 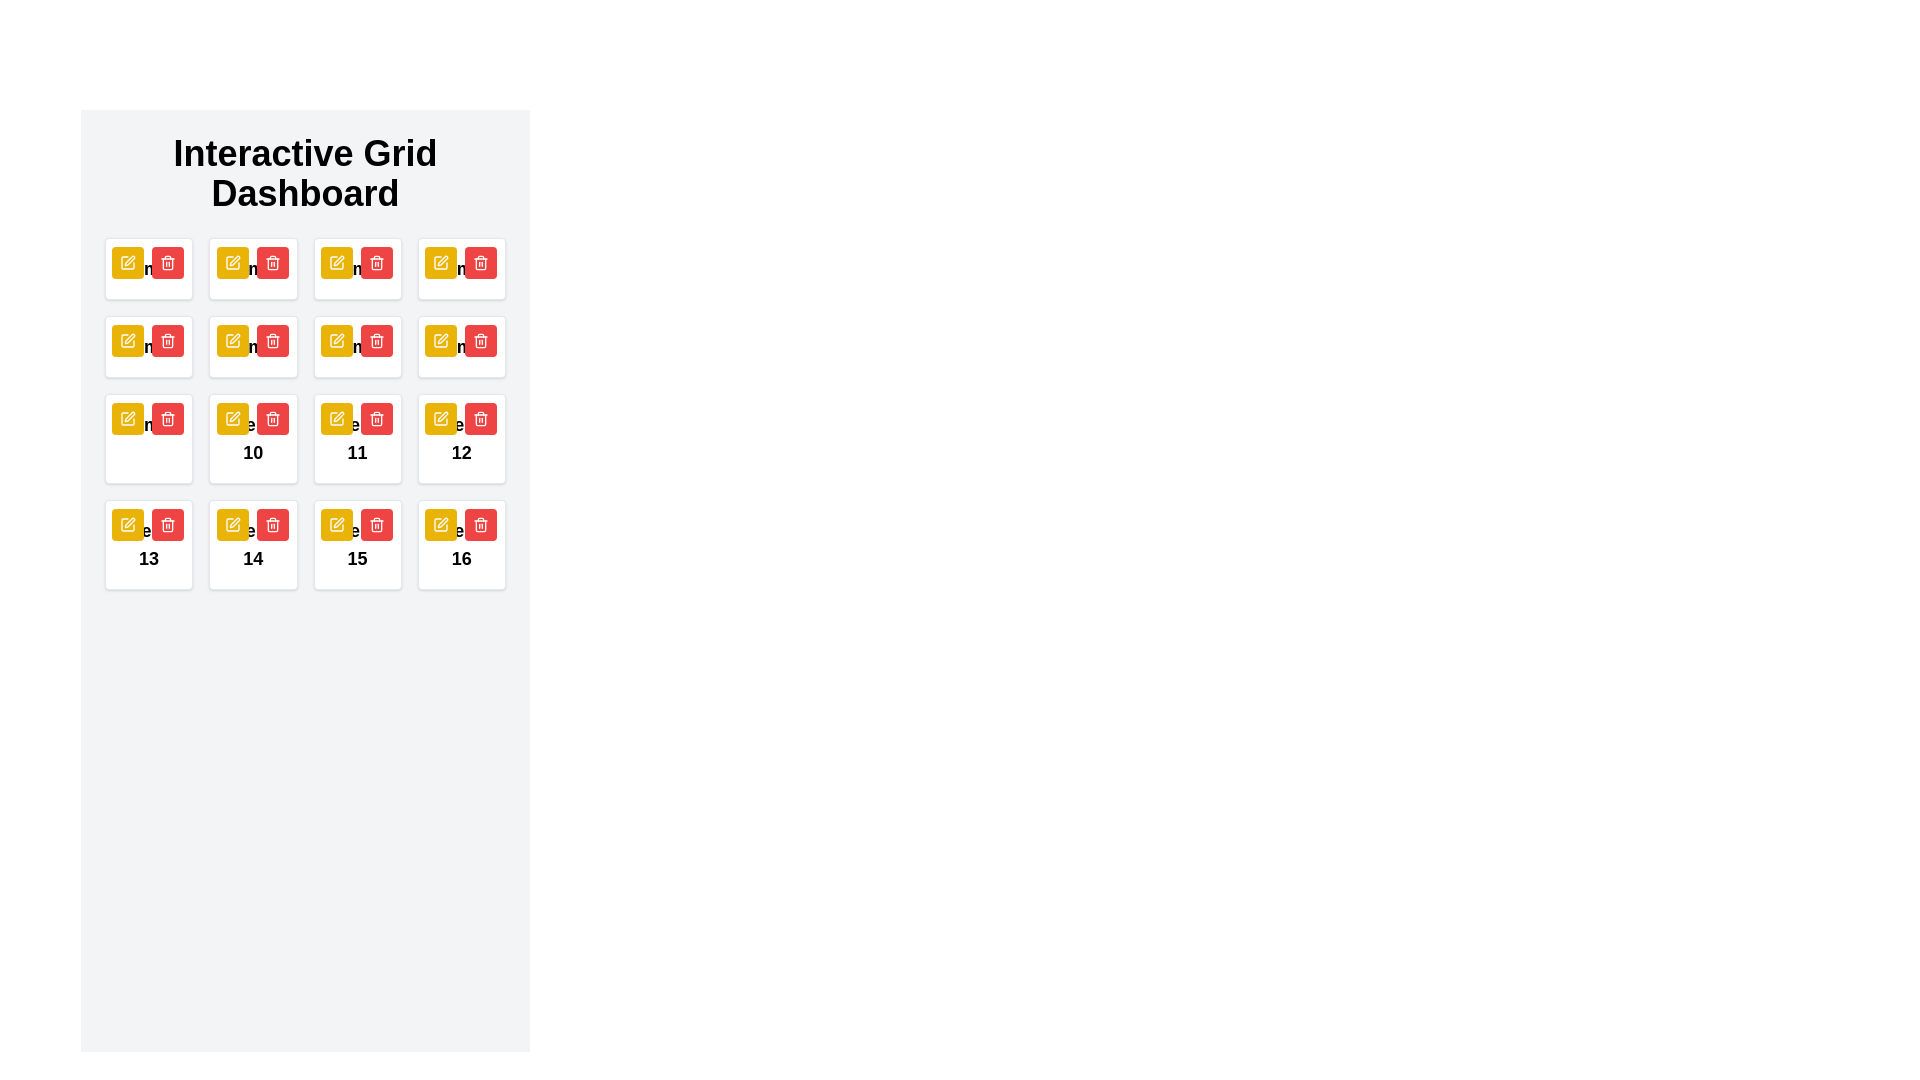 I want to click on the edit icon located in the third row, first column of the grid layout, which has a yellow background and is positioned to the left of the red delete button, so click(x=440, y=339).